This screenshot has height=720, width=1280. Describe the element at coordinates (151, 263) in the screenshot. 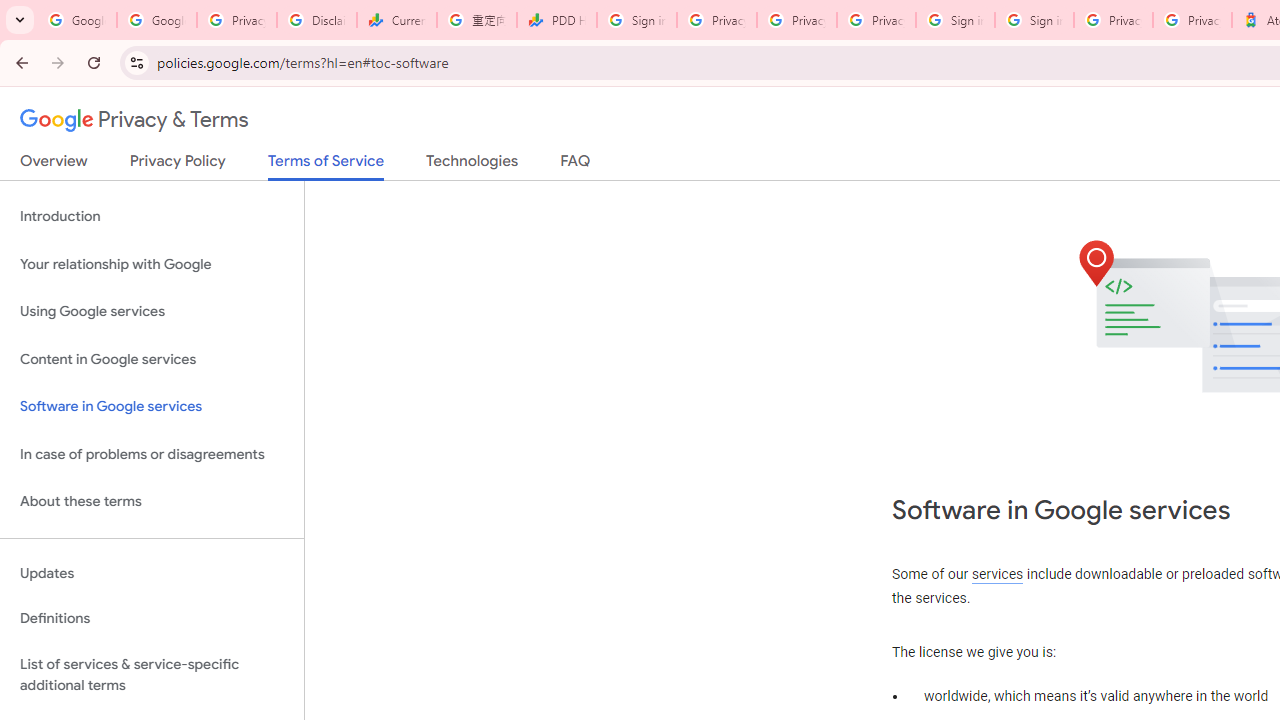

I see `'Your relationship with Google'` at that location.